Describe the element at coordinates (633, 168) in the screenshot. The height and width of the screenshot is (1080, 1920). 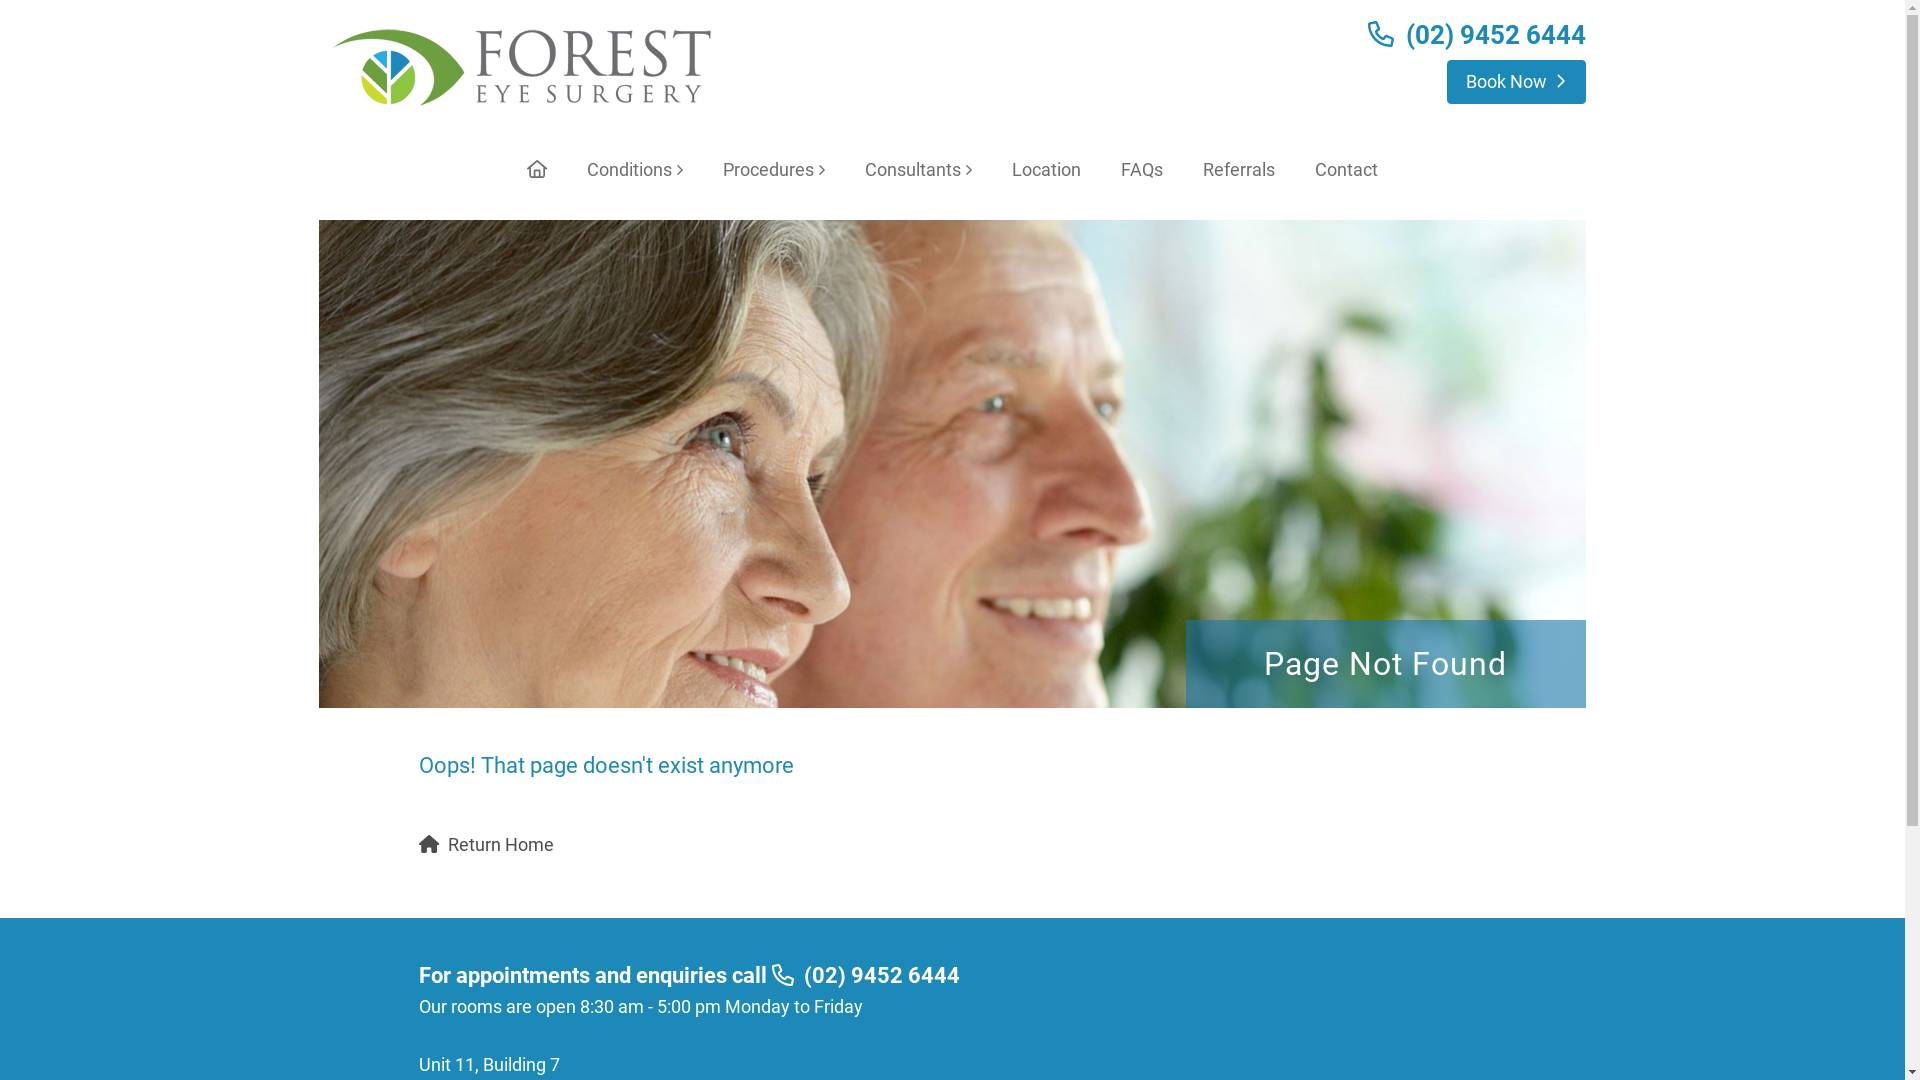
I see `'Conditions'` at that location.